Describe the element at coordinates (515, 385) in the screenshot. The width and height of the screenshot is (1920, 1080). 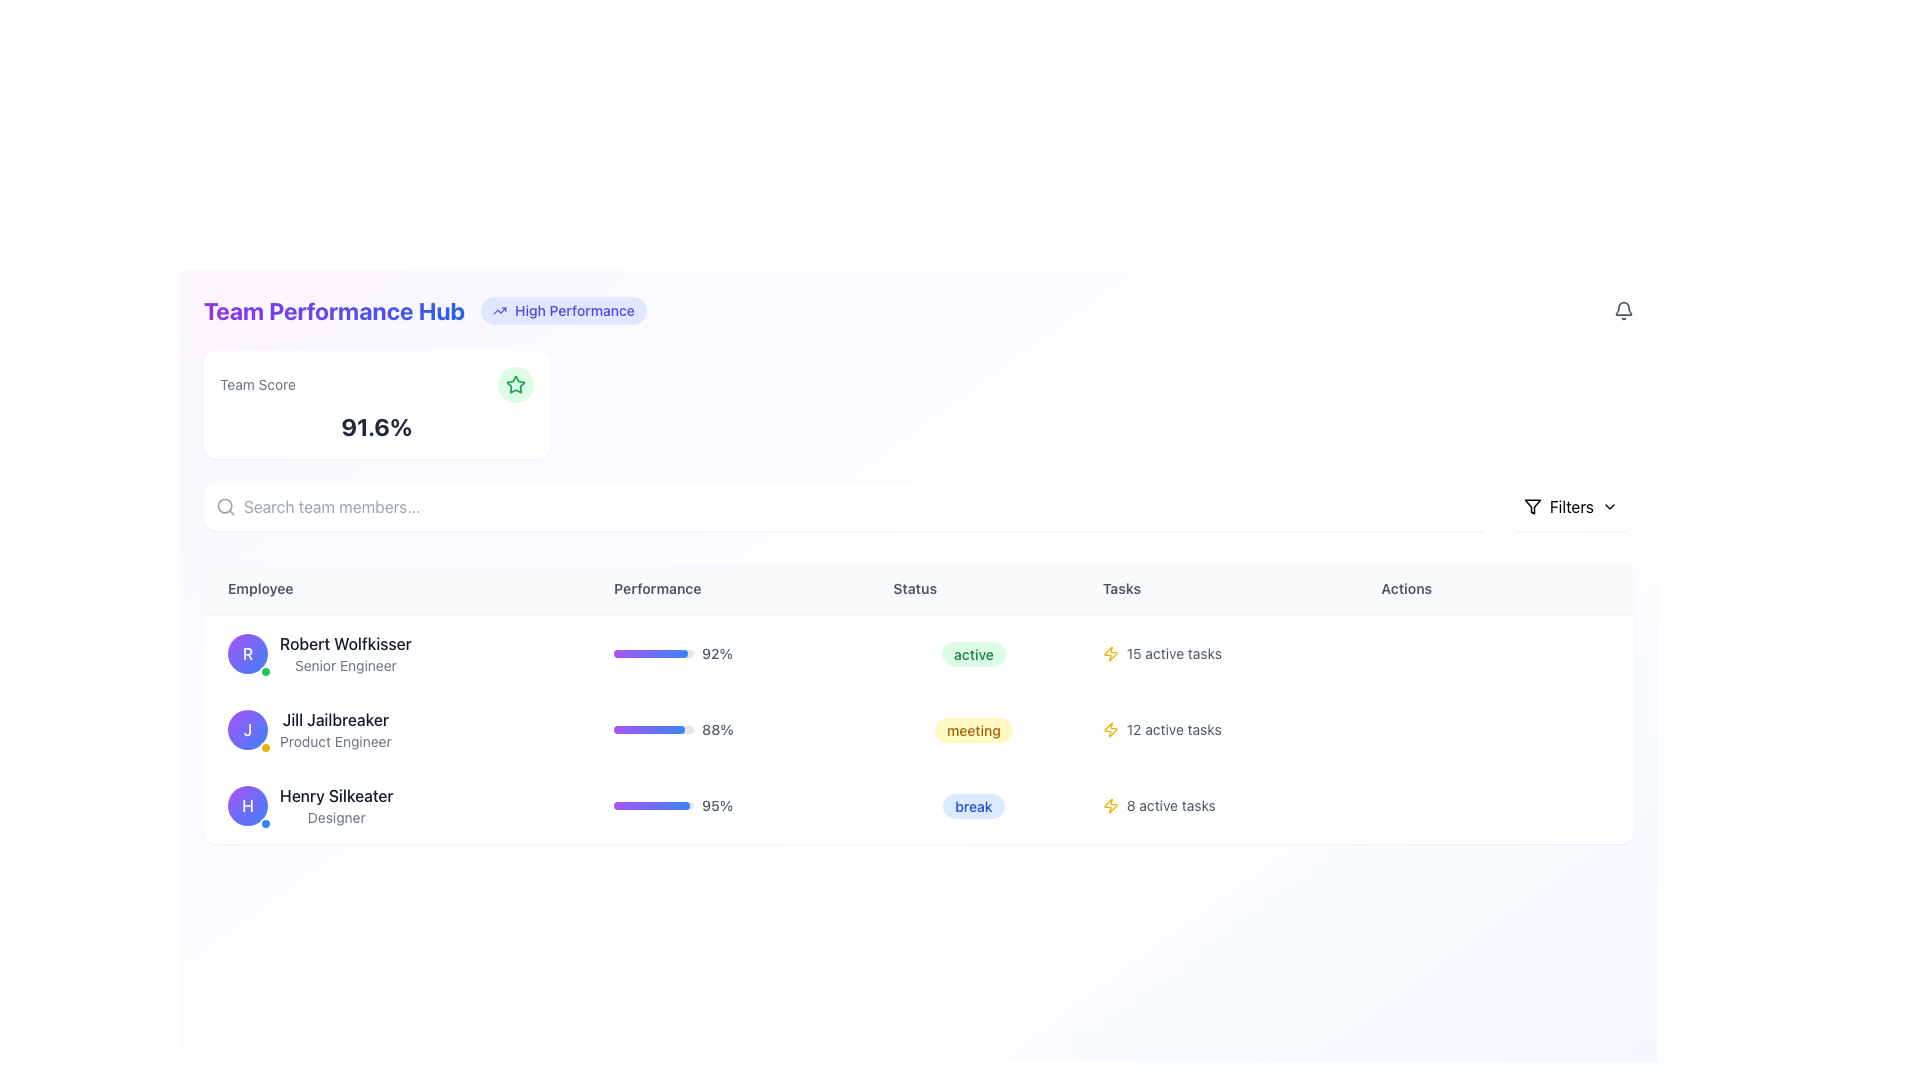
I see `the decorative icon associated with the 'Team Score' label, which is positioned to the right of the 'Team Score' text and above the numerical score` at that location.